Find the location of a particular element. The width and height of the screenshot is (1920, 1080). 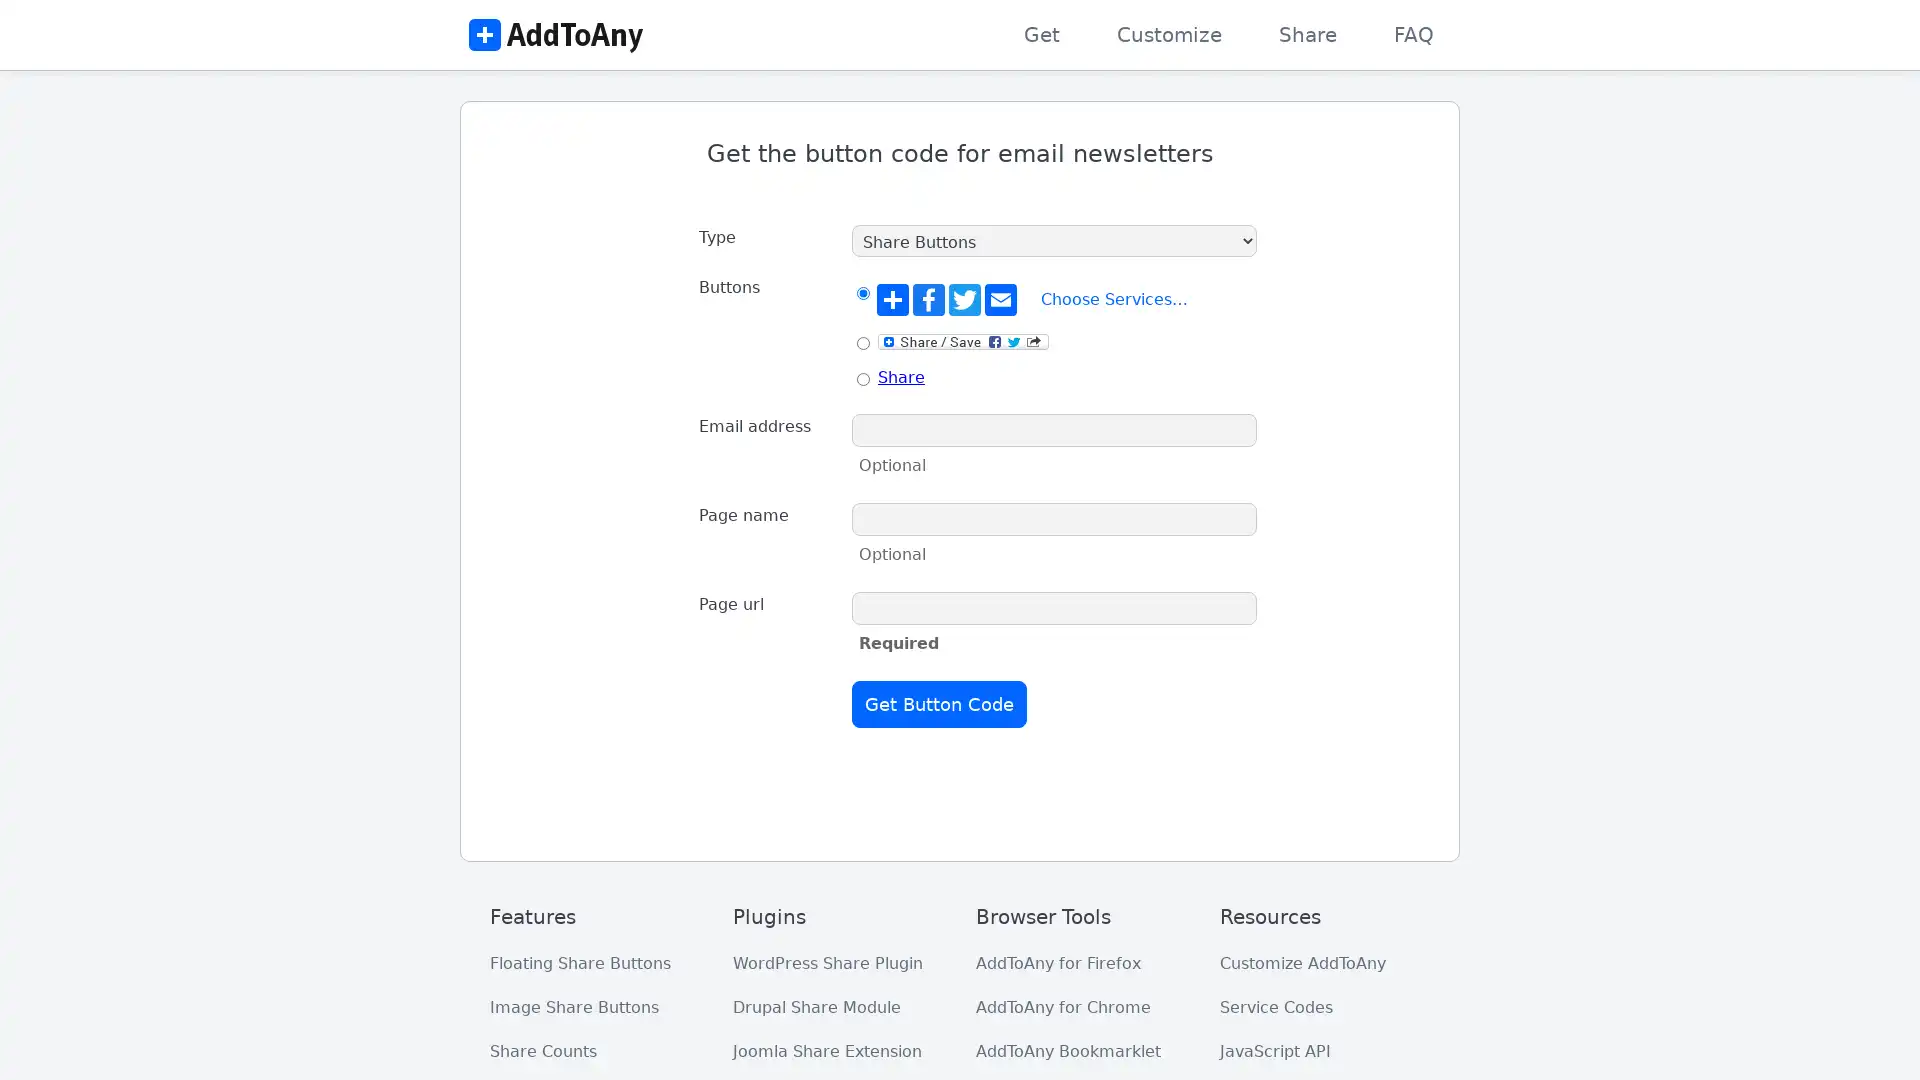

Get Button Code is located at coordinates (938, 703).